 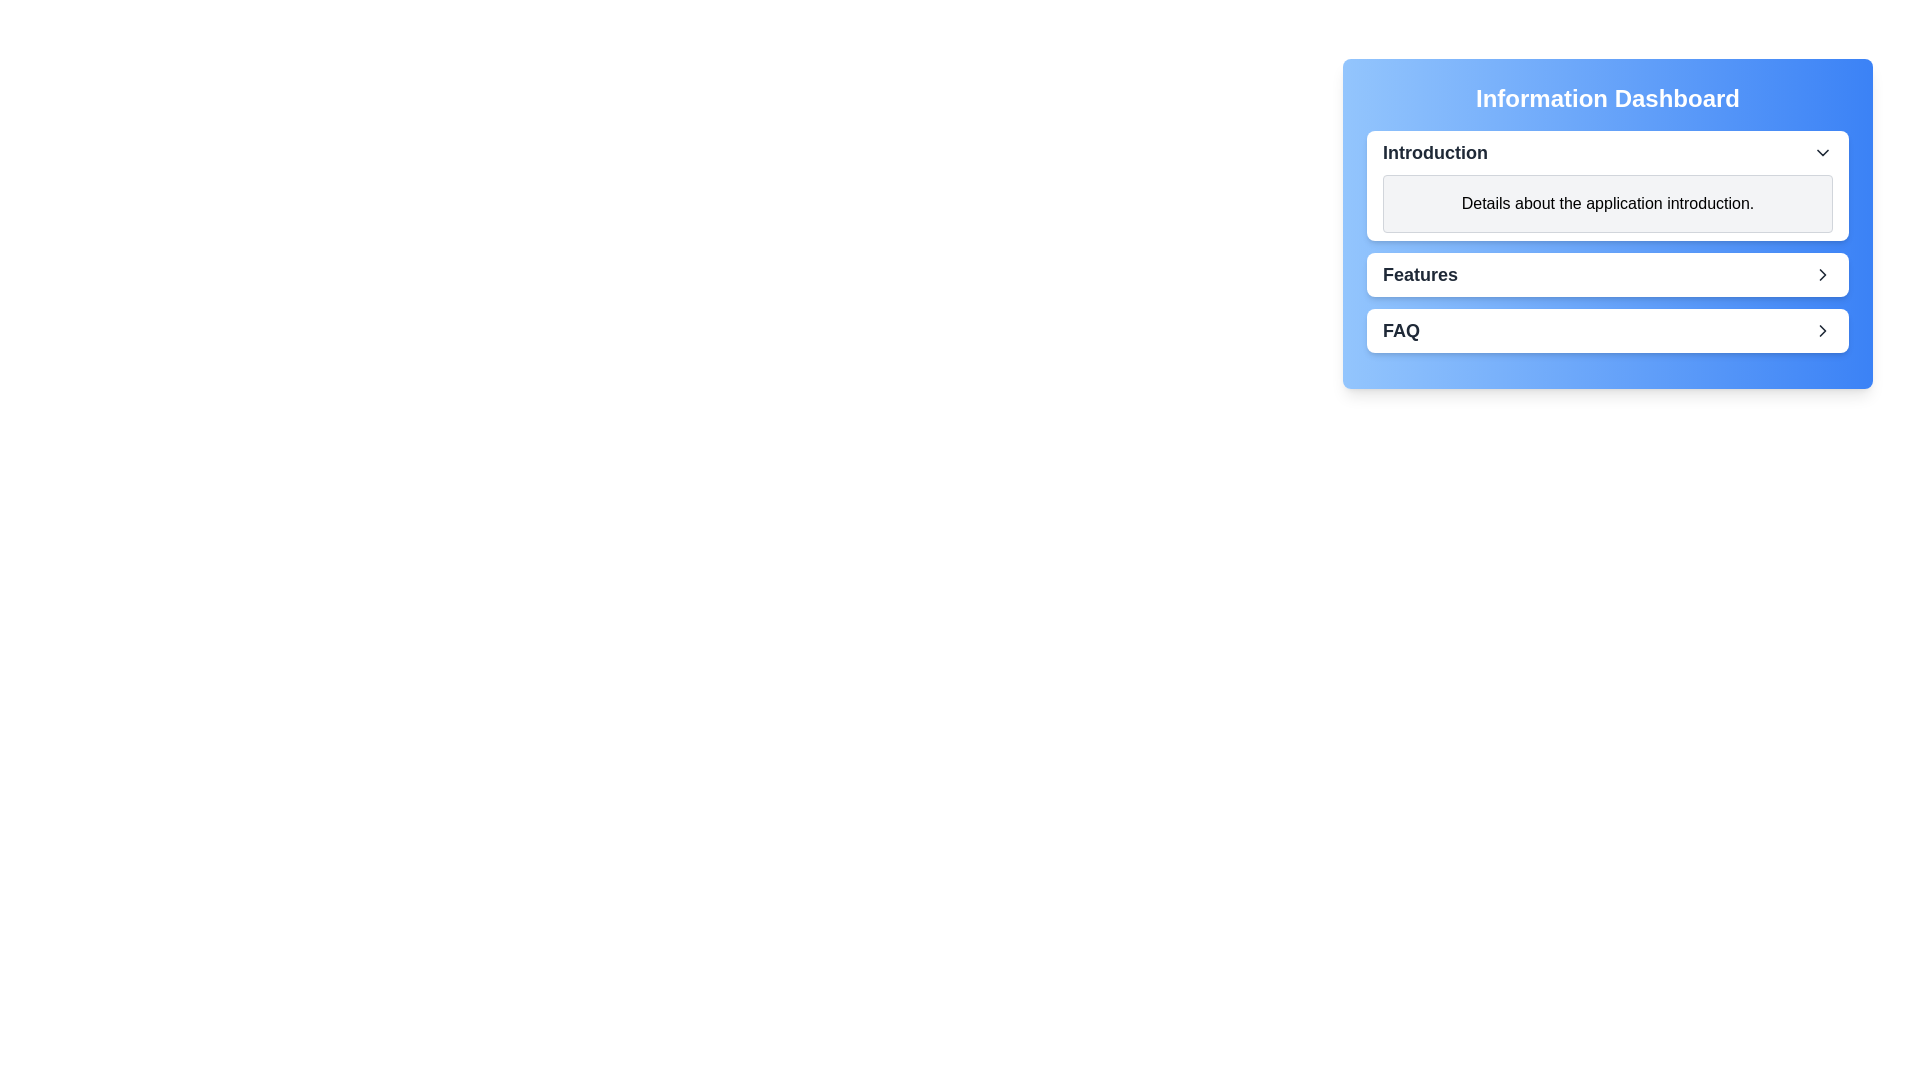 What do you see at coordinates (1823, 274) in the screenshot?
I see `the right-pointing chevron icon located inside the button next to the 'Features' button in the 'Information Dashboard' section` at bounding box center [1823, 274].